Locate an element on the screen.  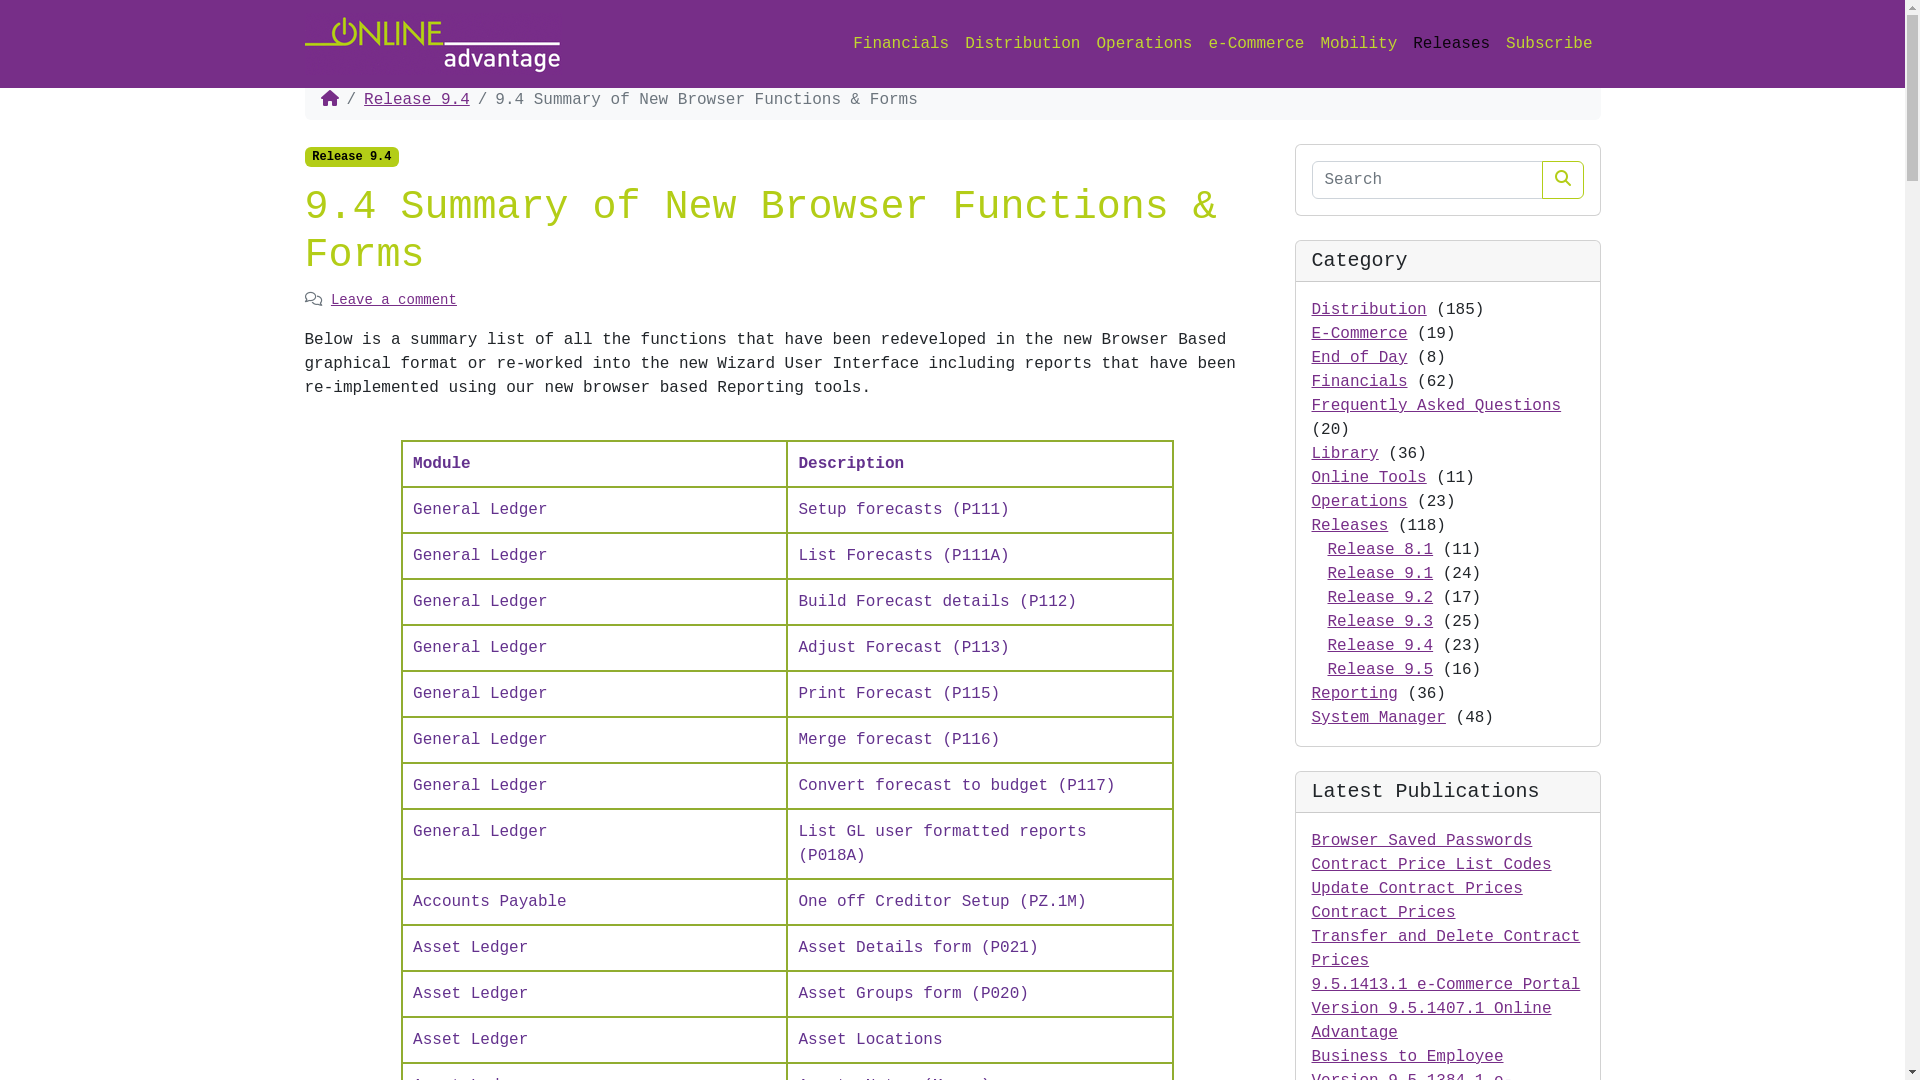
'Leave a comment' is located at coordinates (393, 300).